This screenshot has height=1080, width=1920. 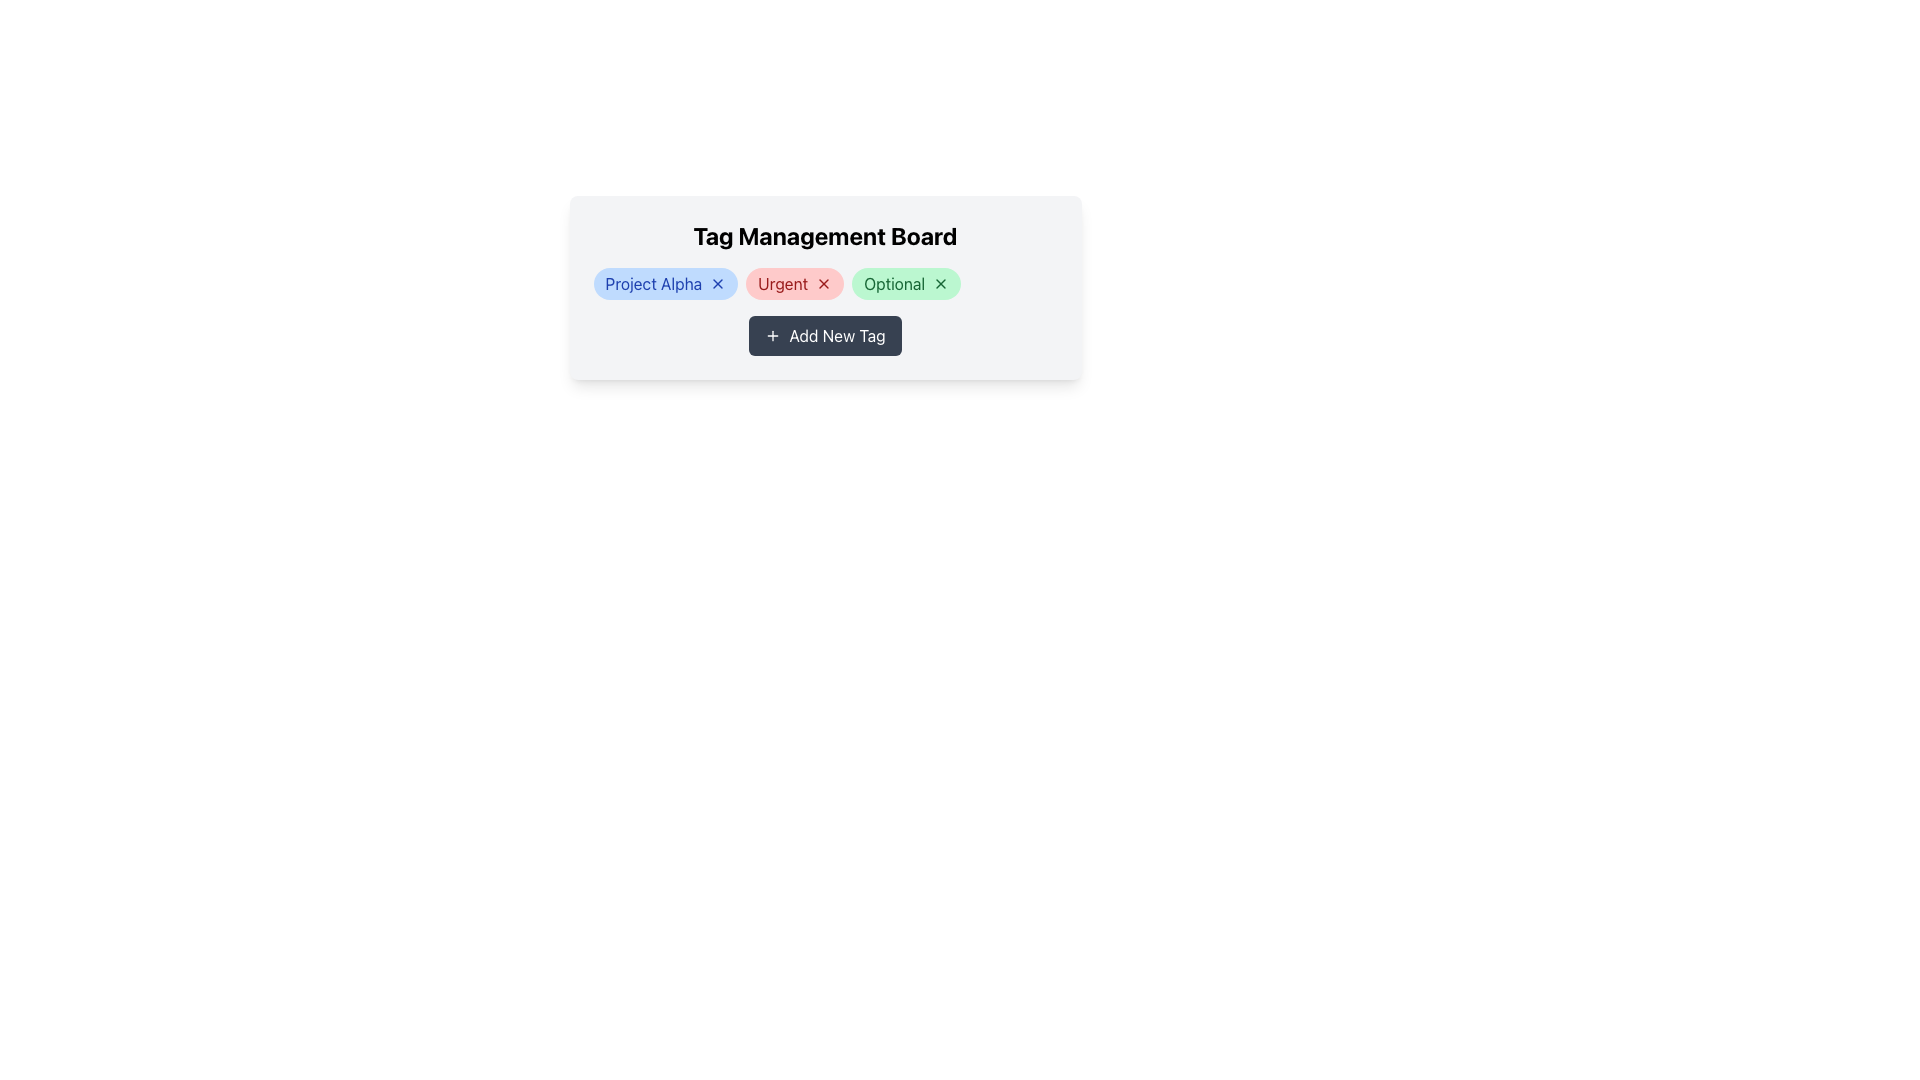 I want to click on the 'Add New Tag' button with a dark gray background located at the bottom of the 'Tag Management Board' modal, which is centered below the tags 'Project Alpha', 'Urgent', and 'Optional', so click(x=825, y=334).